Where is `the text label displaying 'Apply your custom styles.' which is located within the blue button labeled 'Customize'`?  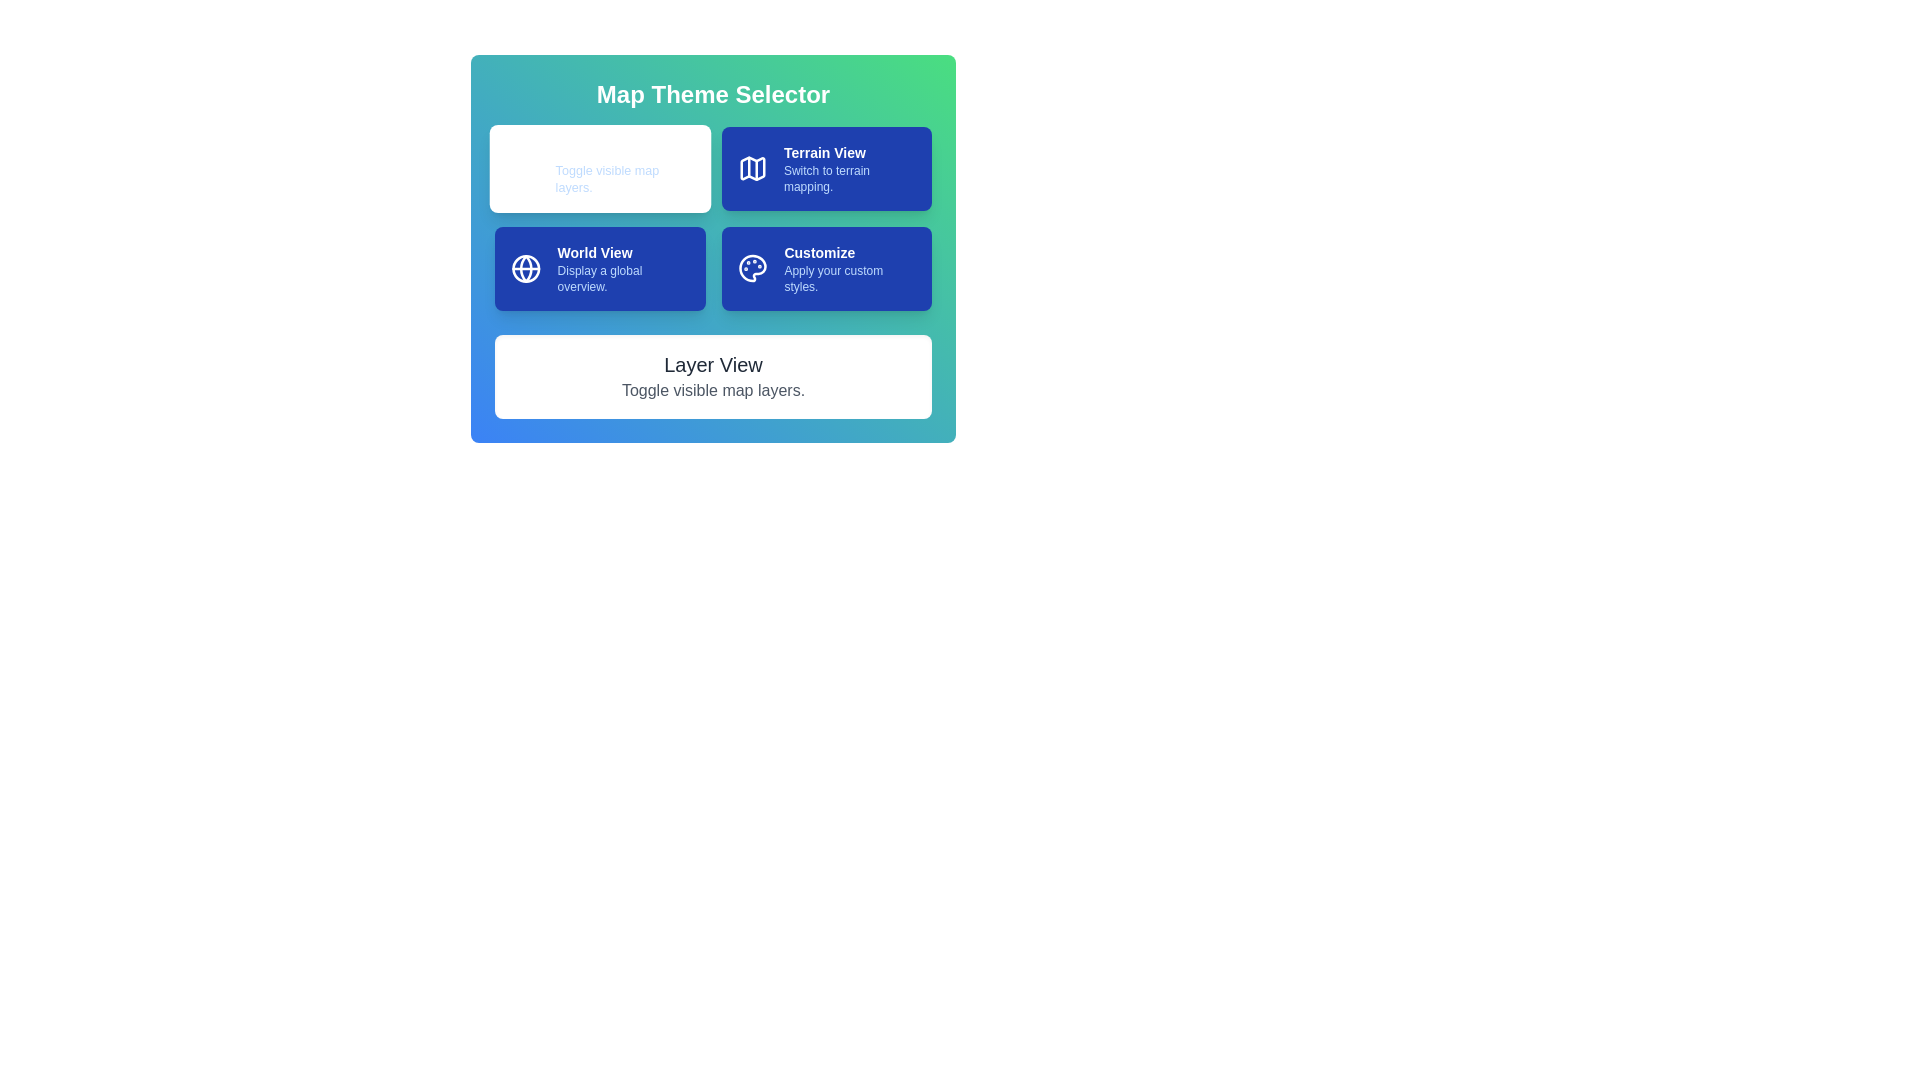
the text label displaying 'Apply your custom styles.' which is located within the blue button labeled 'Customize' is located at coordinates (850, 278).